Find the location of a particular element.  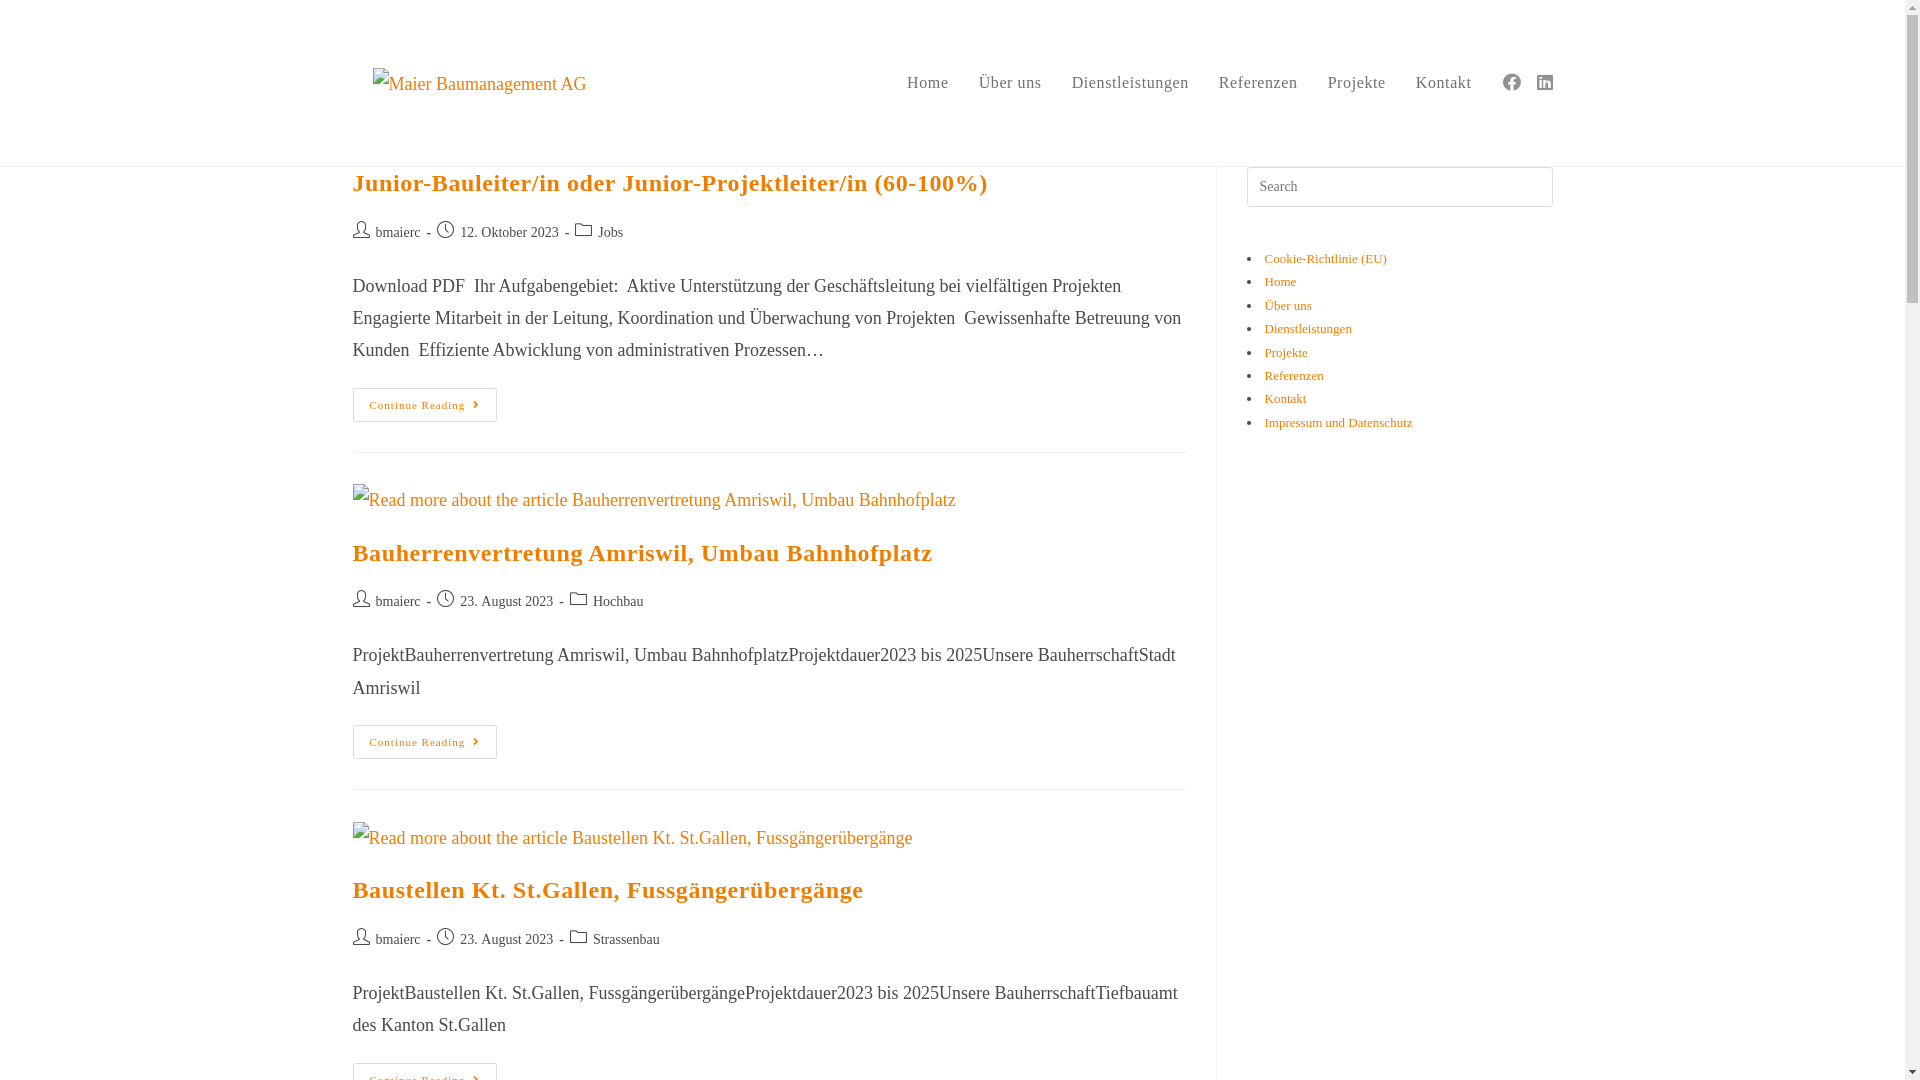

'Projekte' is located at coordinates (1357, 82).